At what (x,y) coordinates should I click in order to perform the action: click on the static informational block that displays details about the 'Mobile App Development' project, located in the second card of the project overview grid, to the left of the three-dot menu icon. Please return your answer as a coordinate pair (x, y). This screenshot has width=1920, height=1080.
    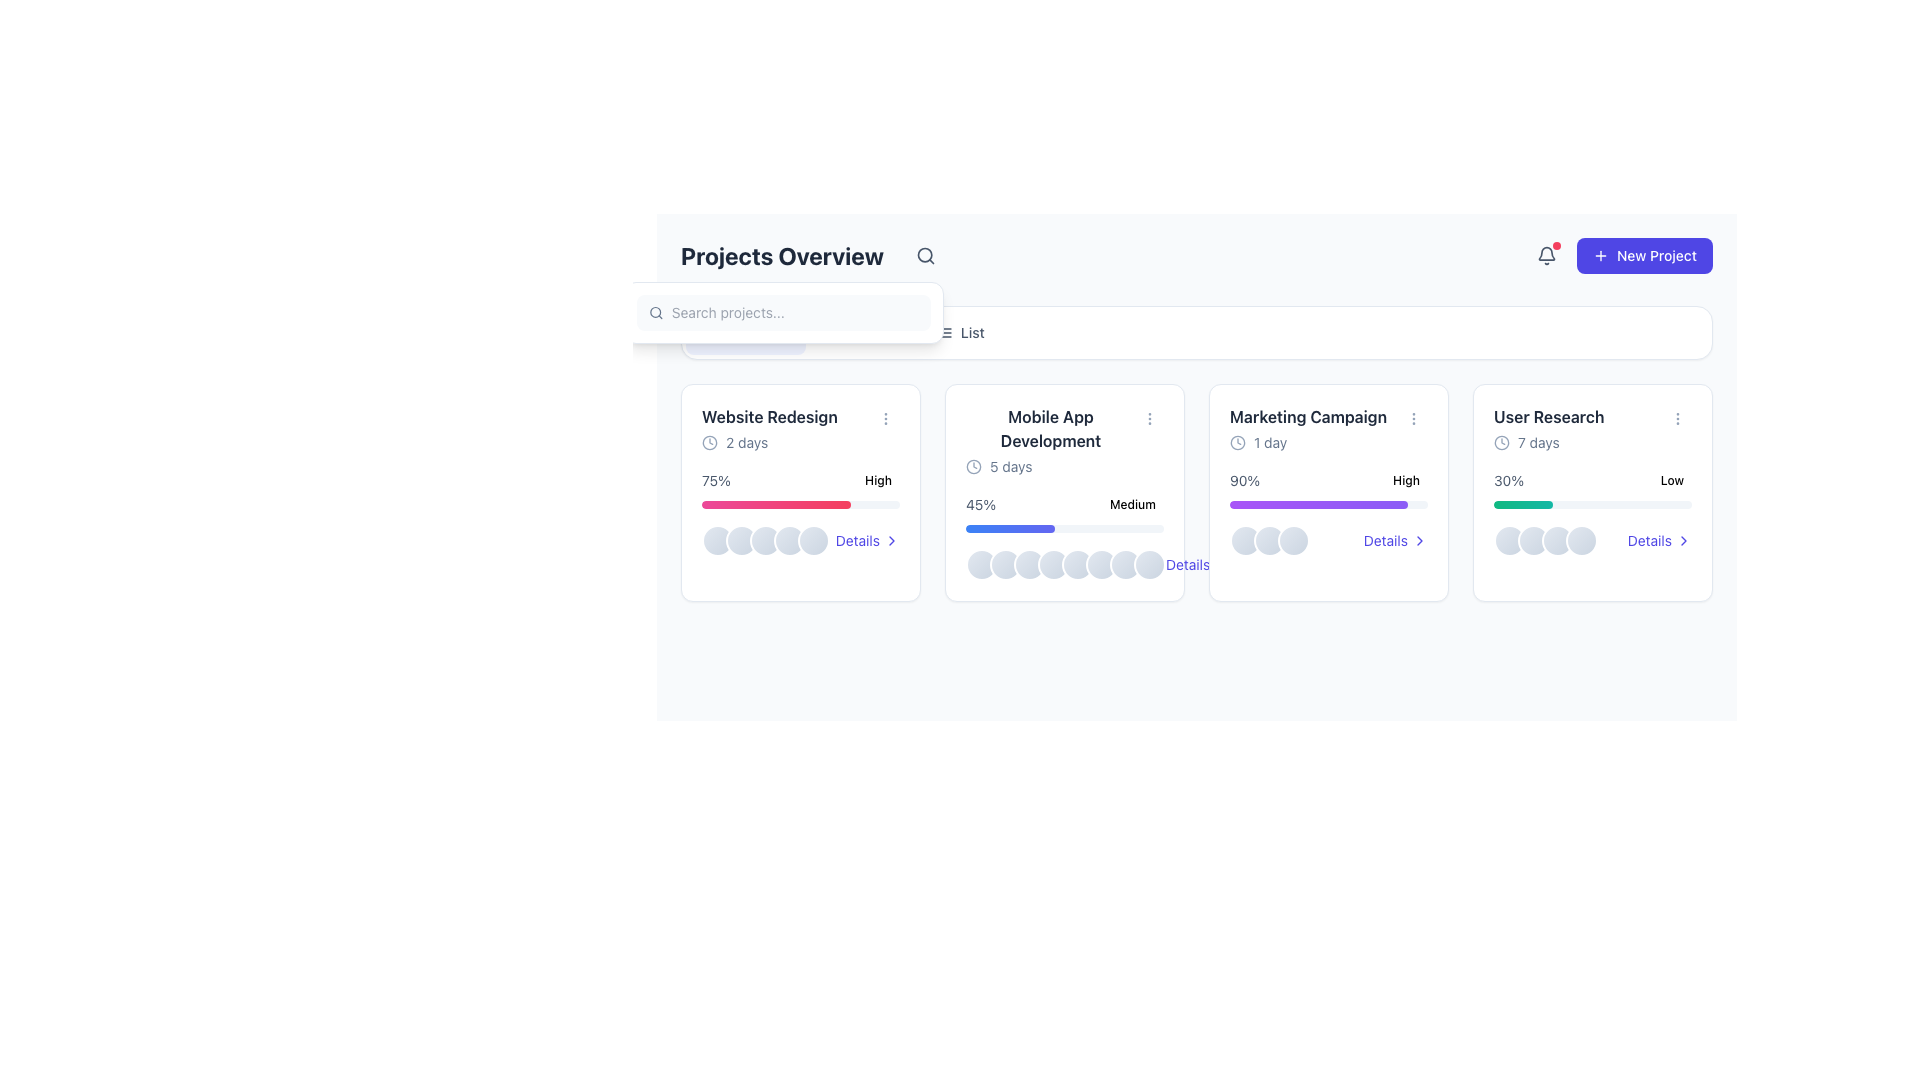
    Looking at the image, I should click on (1064, 439).